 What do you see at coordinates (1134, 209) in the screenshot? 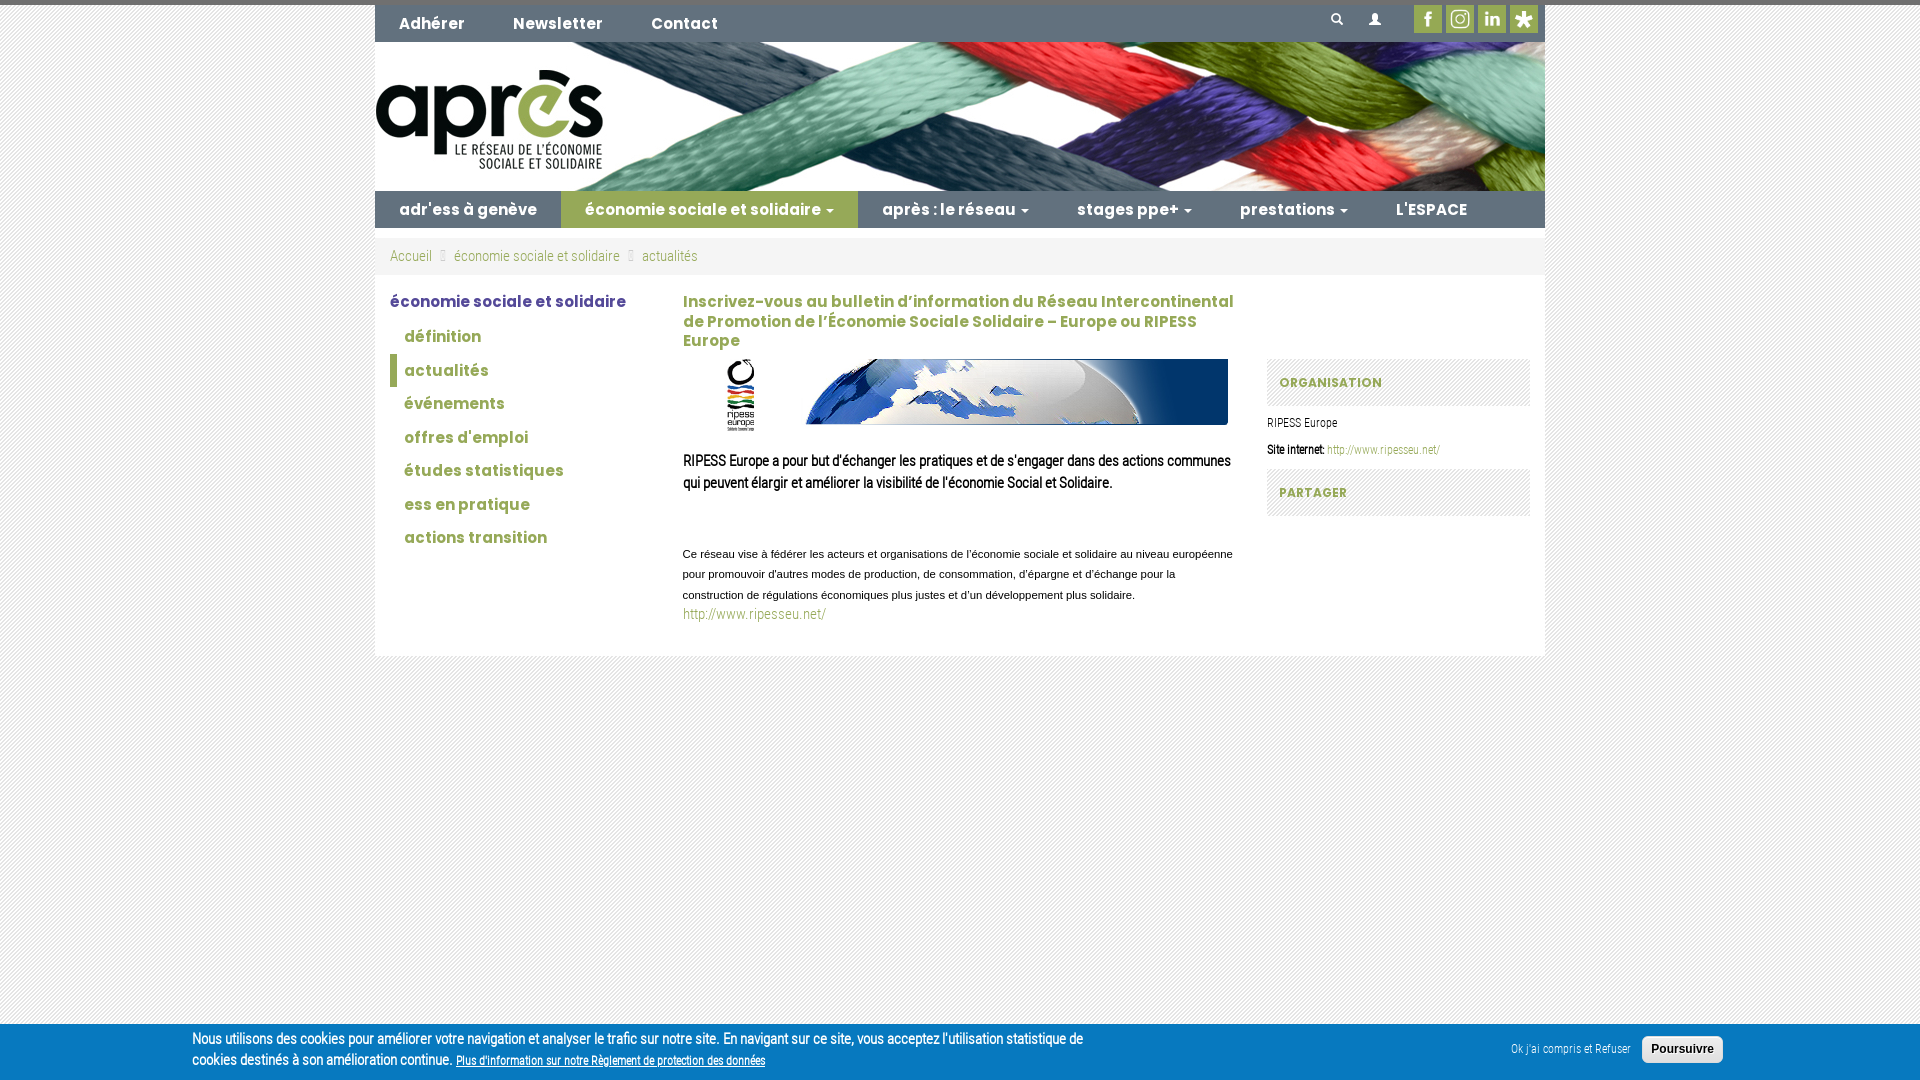
I see `'stages ppe+'` at bounding box center [1134, 209].